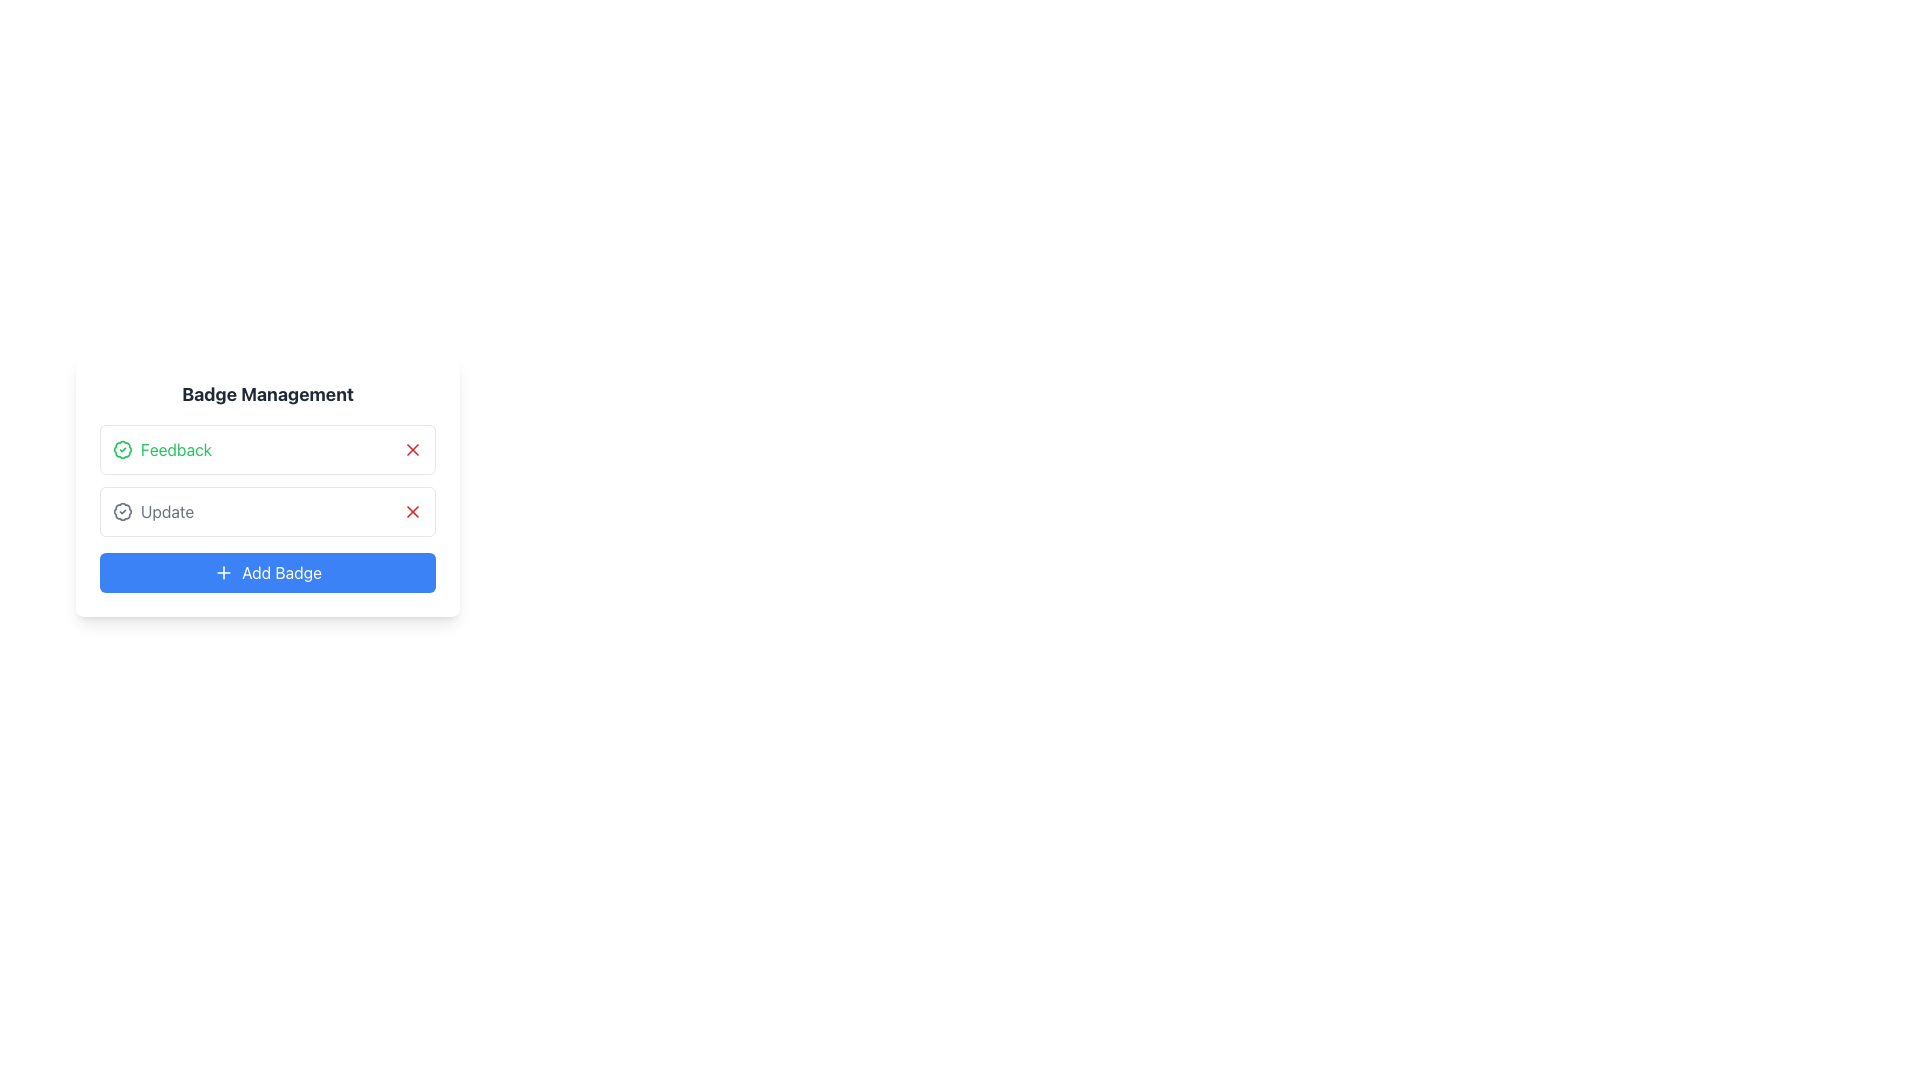 The image size is (1920, 1080). Describe the element at coordinates (411, 450) in the screenshot. I see `the delete button for the associated 'Feedback' item in the badge management section` at that location.